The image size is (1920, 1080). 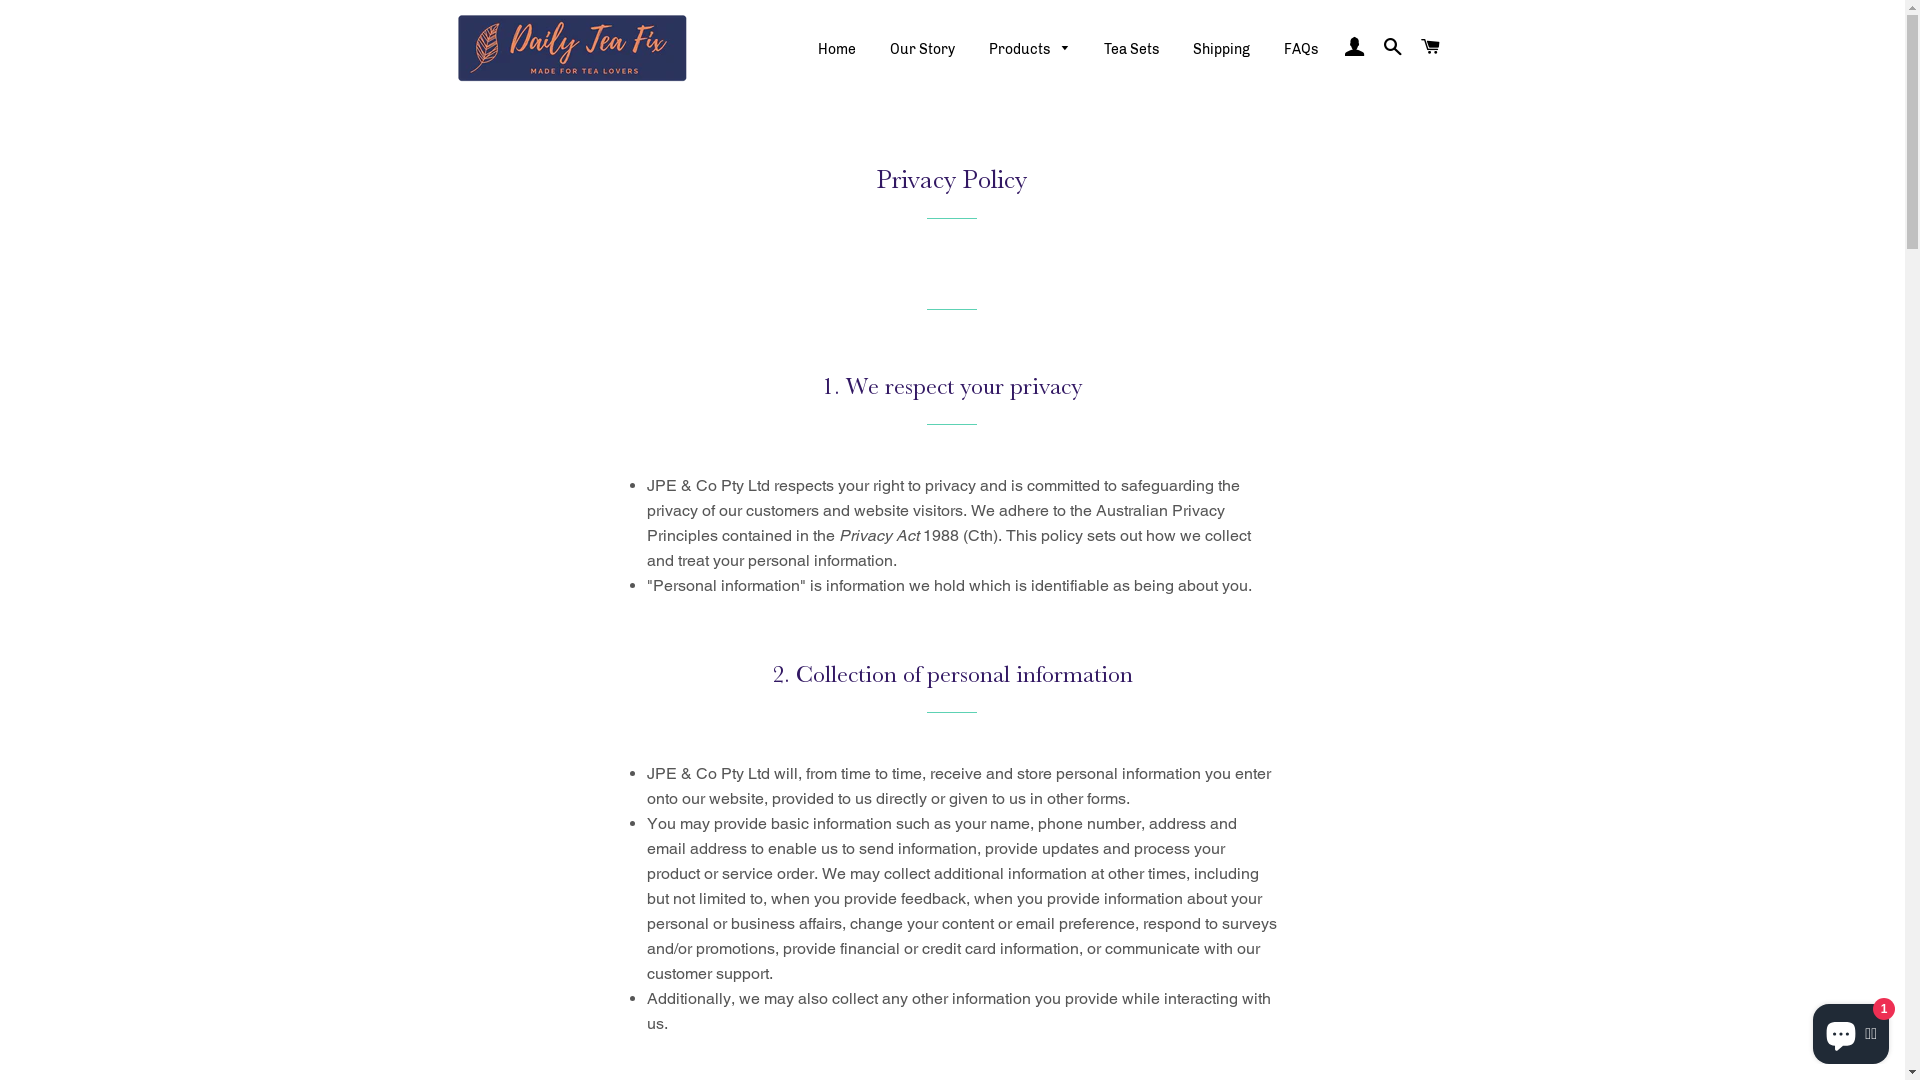 I want to click on 'Log In', so click(x=1353, y=46).